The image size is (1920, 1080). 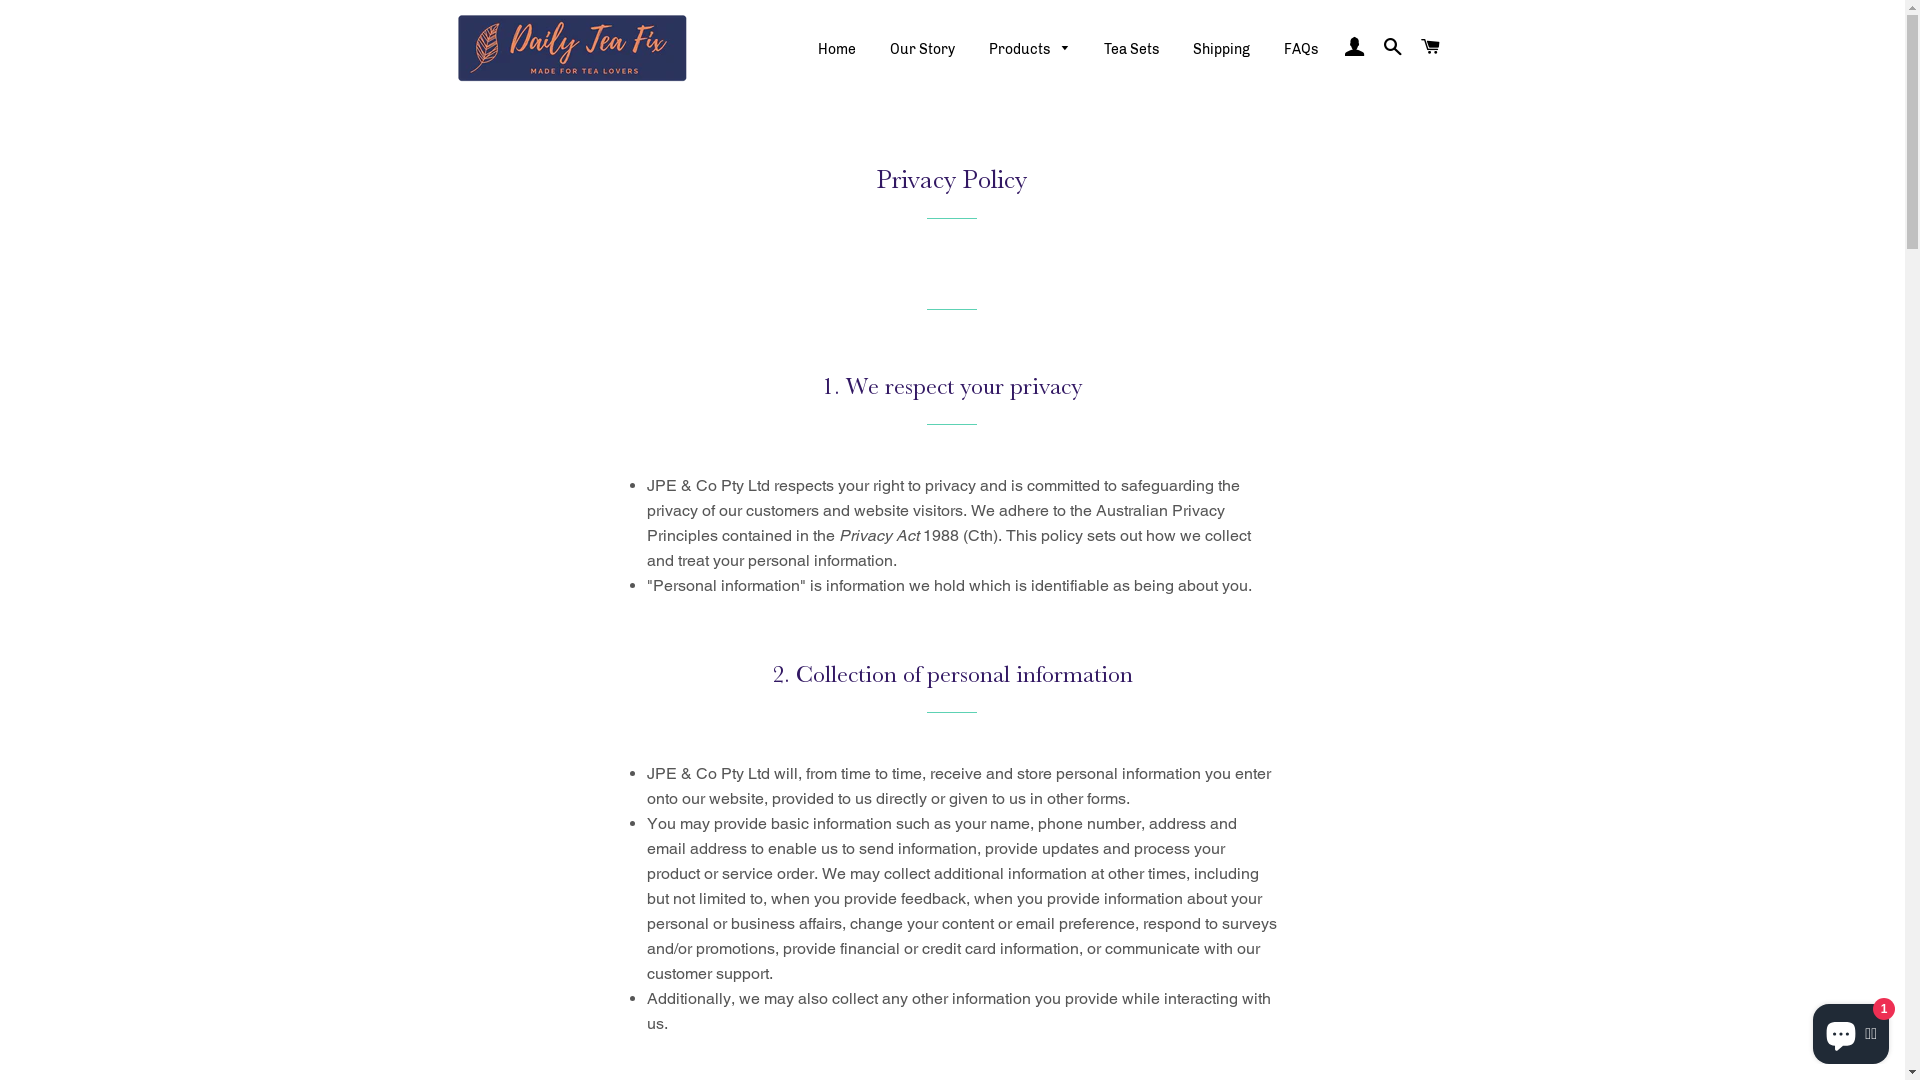 I want to click on 'Log In', so click(x=1353, y=46).